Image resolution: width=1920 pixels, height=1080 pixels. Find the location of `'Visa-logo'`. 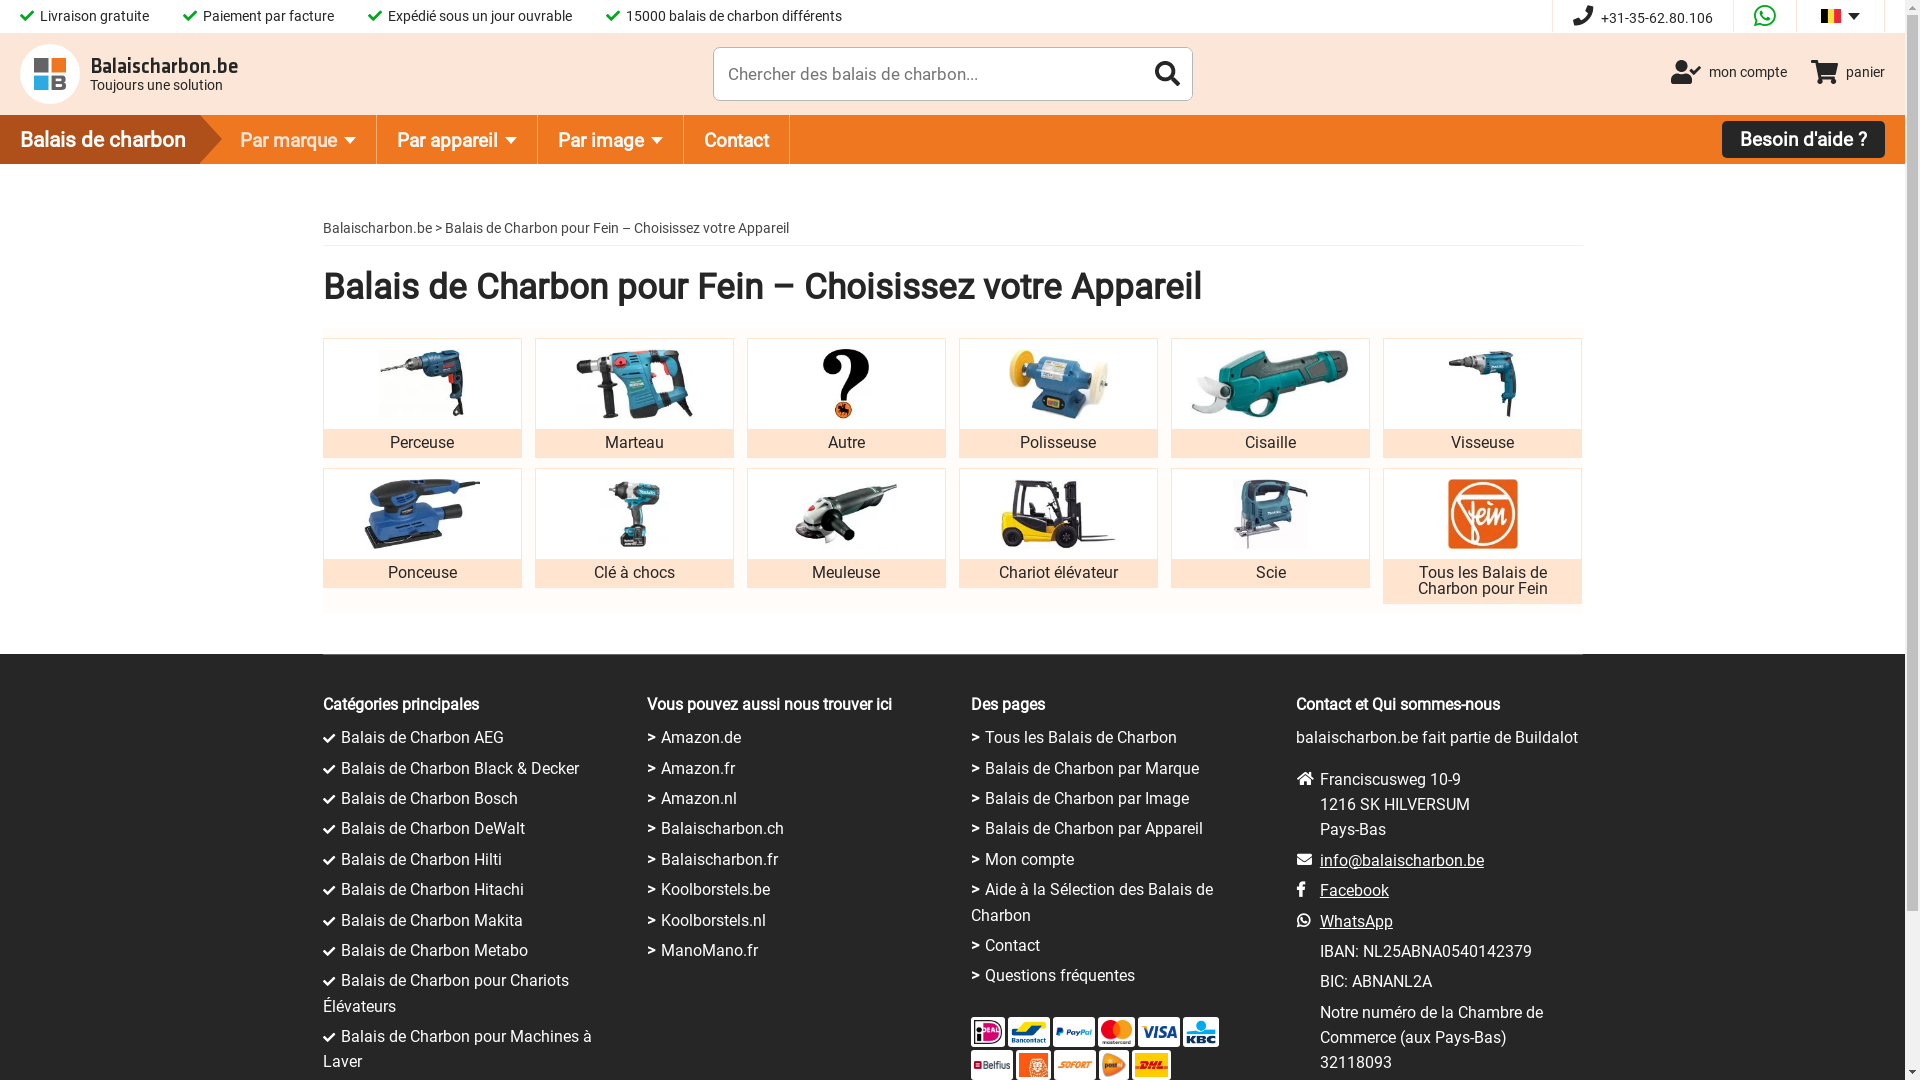

'Visa-logo' is located at coordinates (1158, 1032).